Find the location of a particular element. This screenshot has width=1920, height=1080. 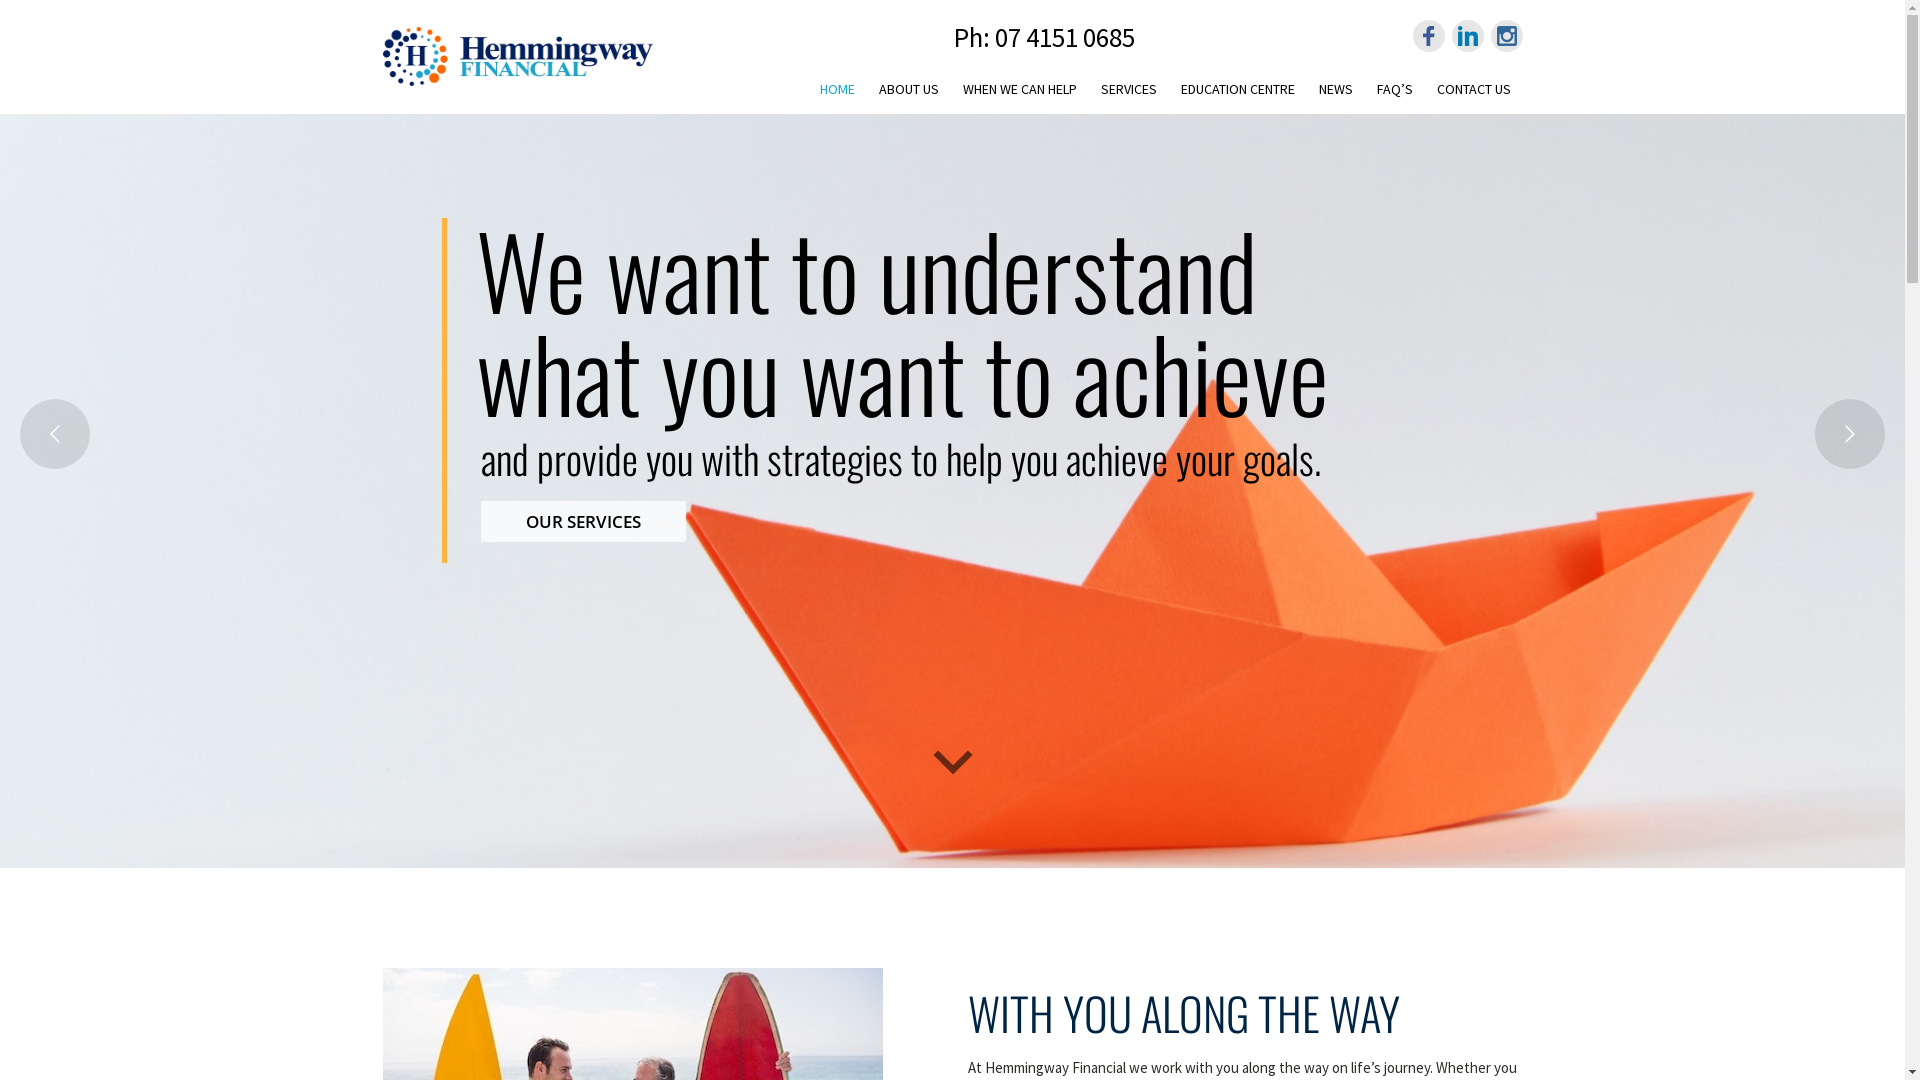

'Visit us on LinkedIn' is located at coordinates (1468, 35).